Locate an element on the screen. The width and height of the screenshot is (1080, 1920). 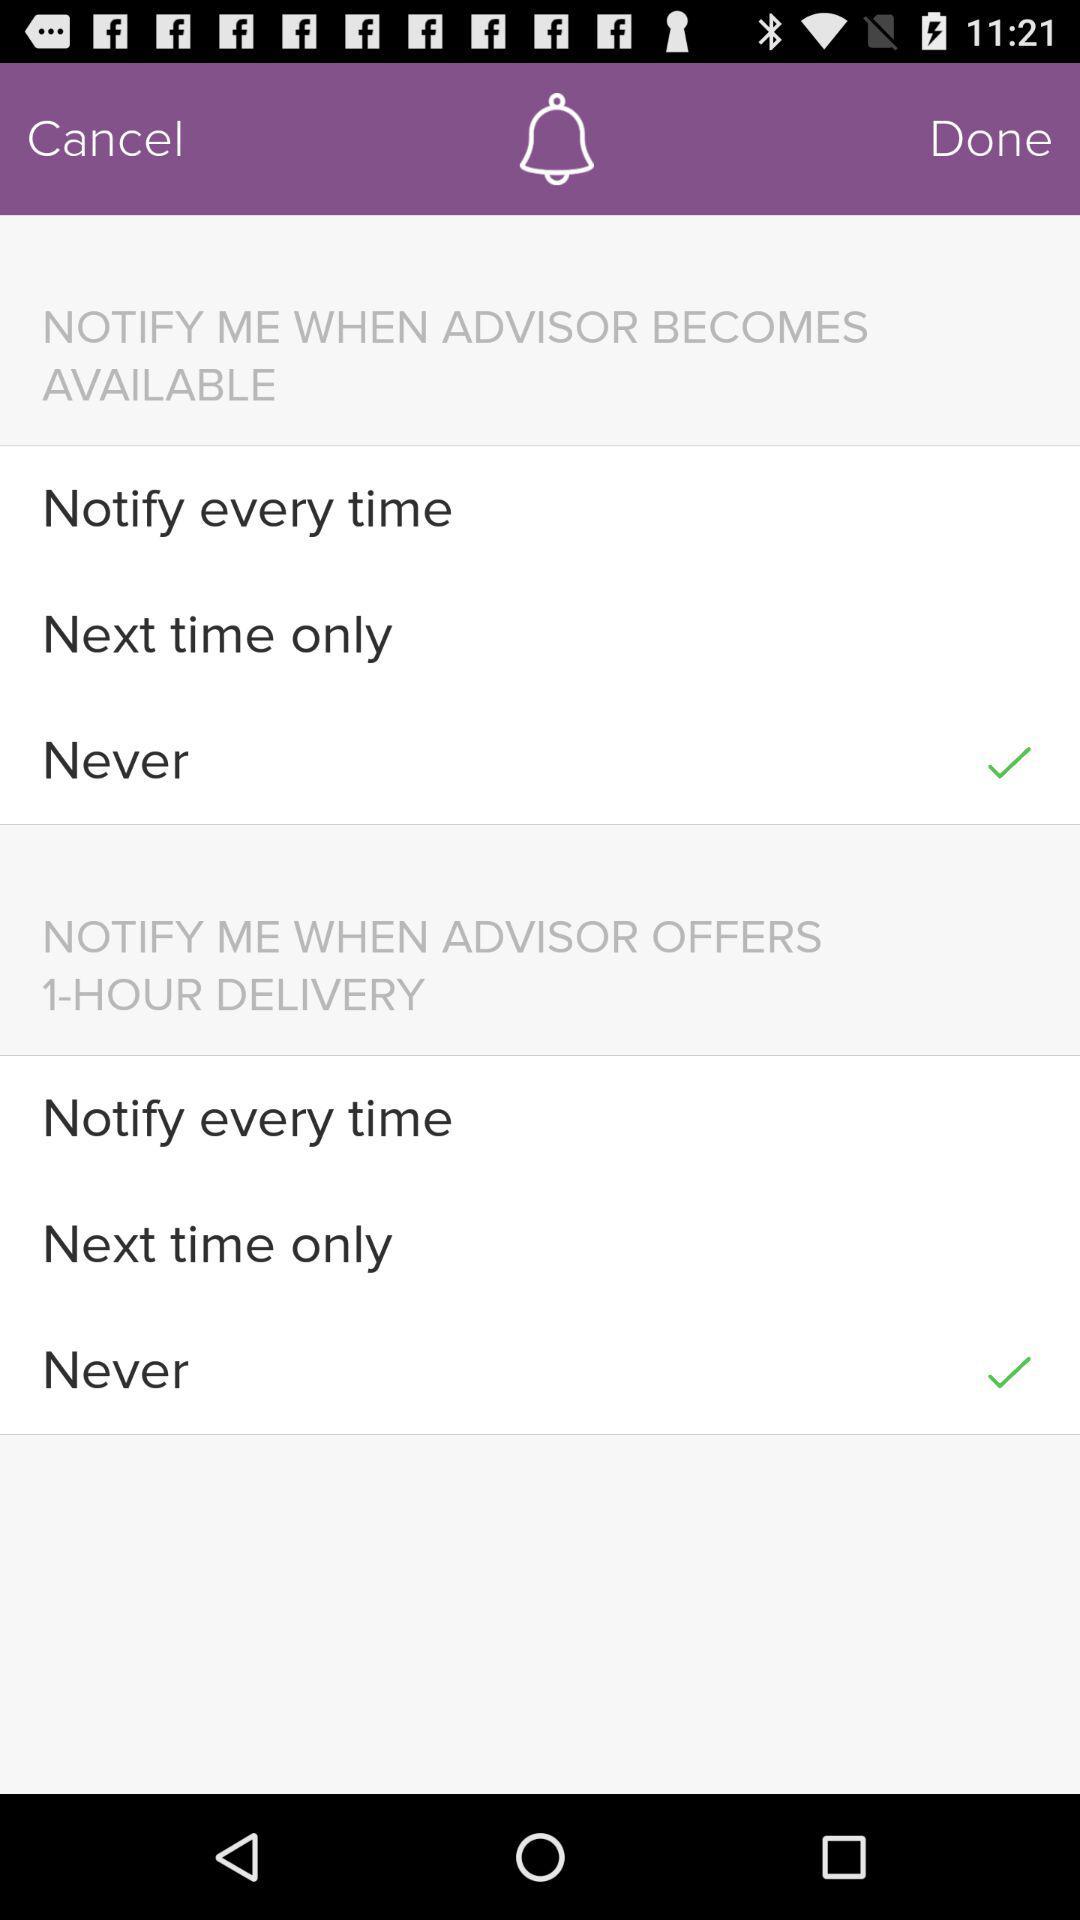
the icon to the right of the next time only item is located at coordinates (1009, 1243).